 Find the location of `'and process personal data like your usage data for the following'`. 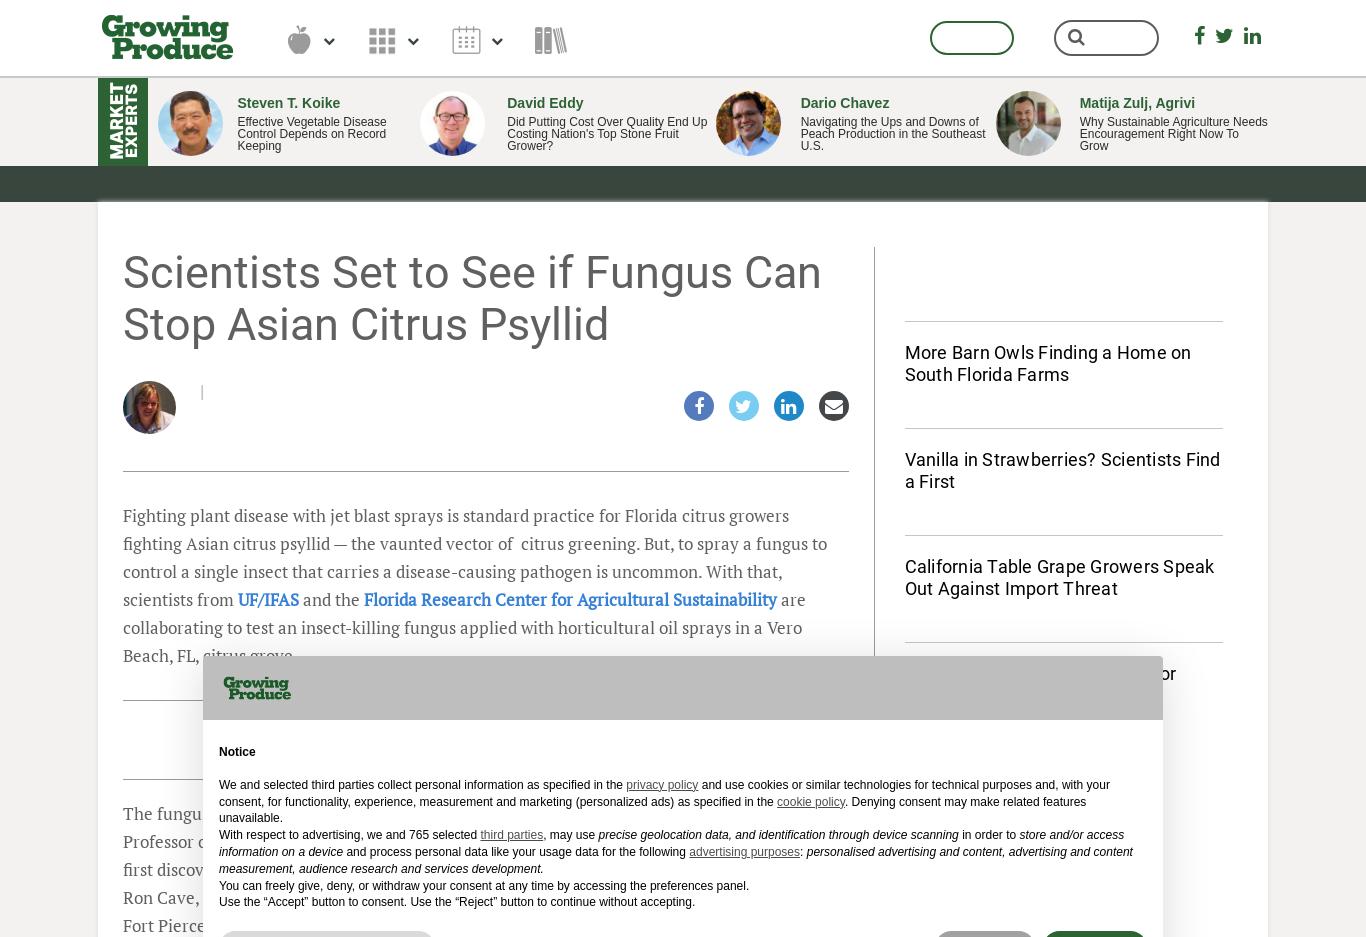

'and process personal data like your usage data for the following' is located at coordinates (515, 852).